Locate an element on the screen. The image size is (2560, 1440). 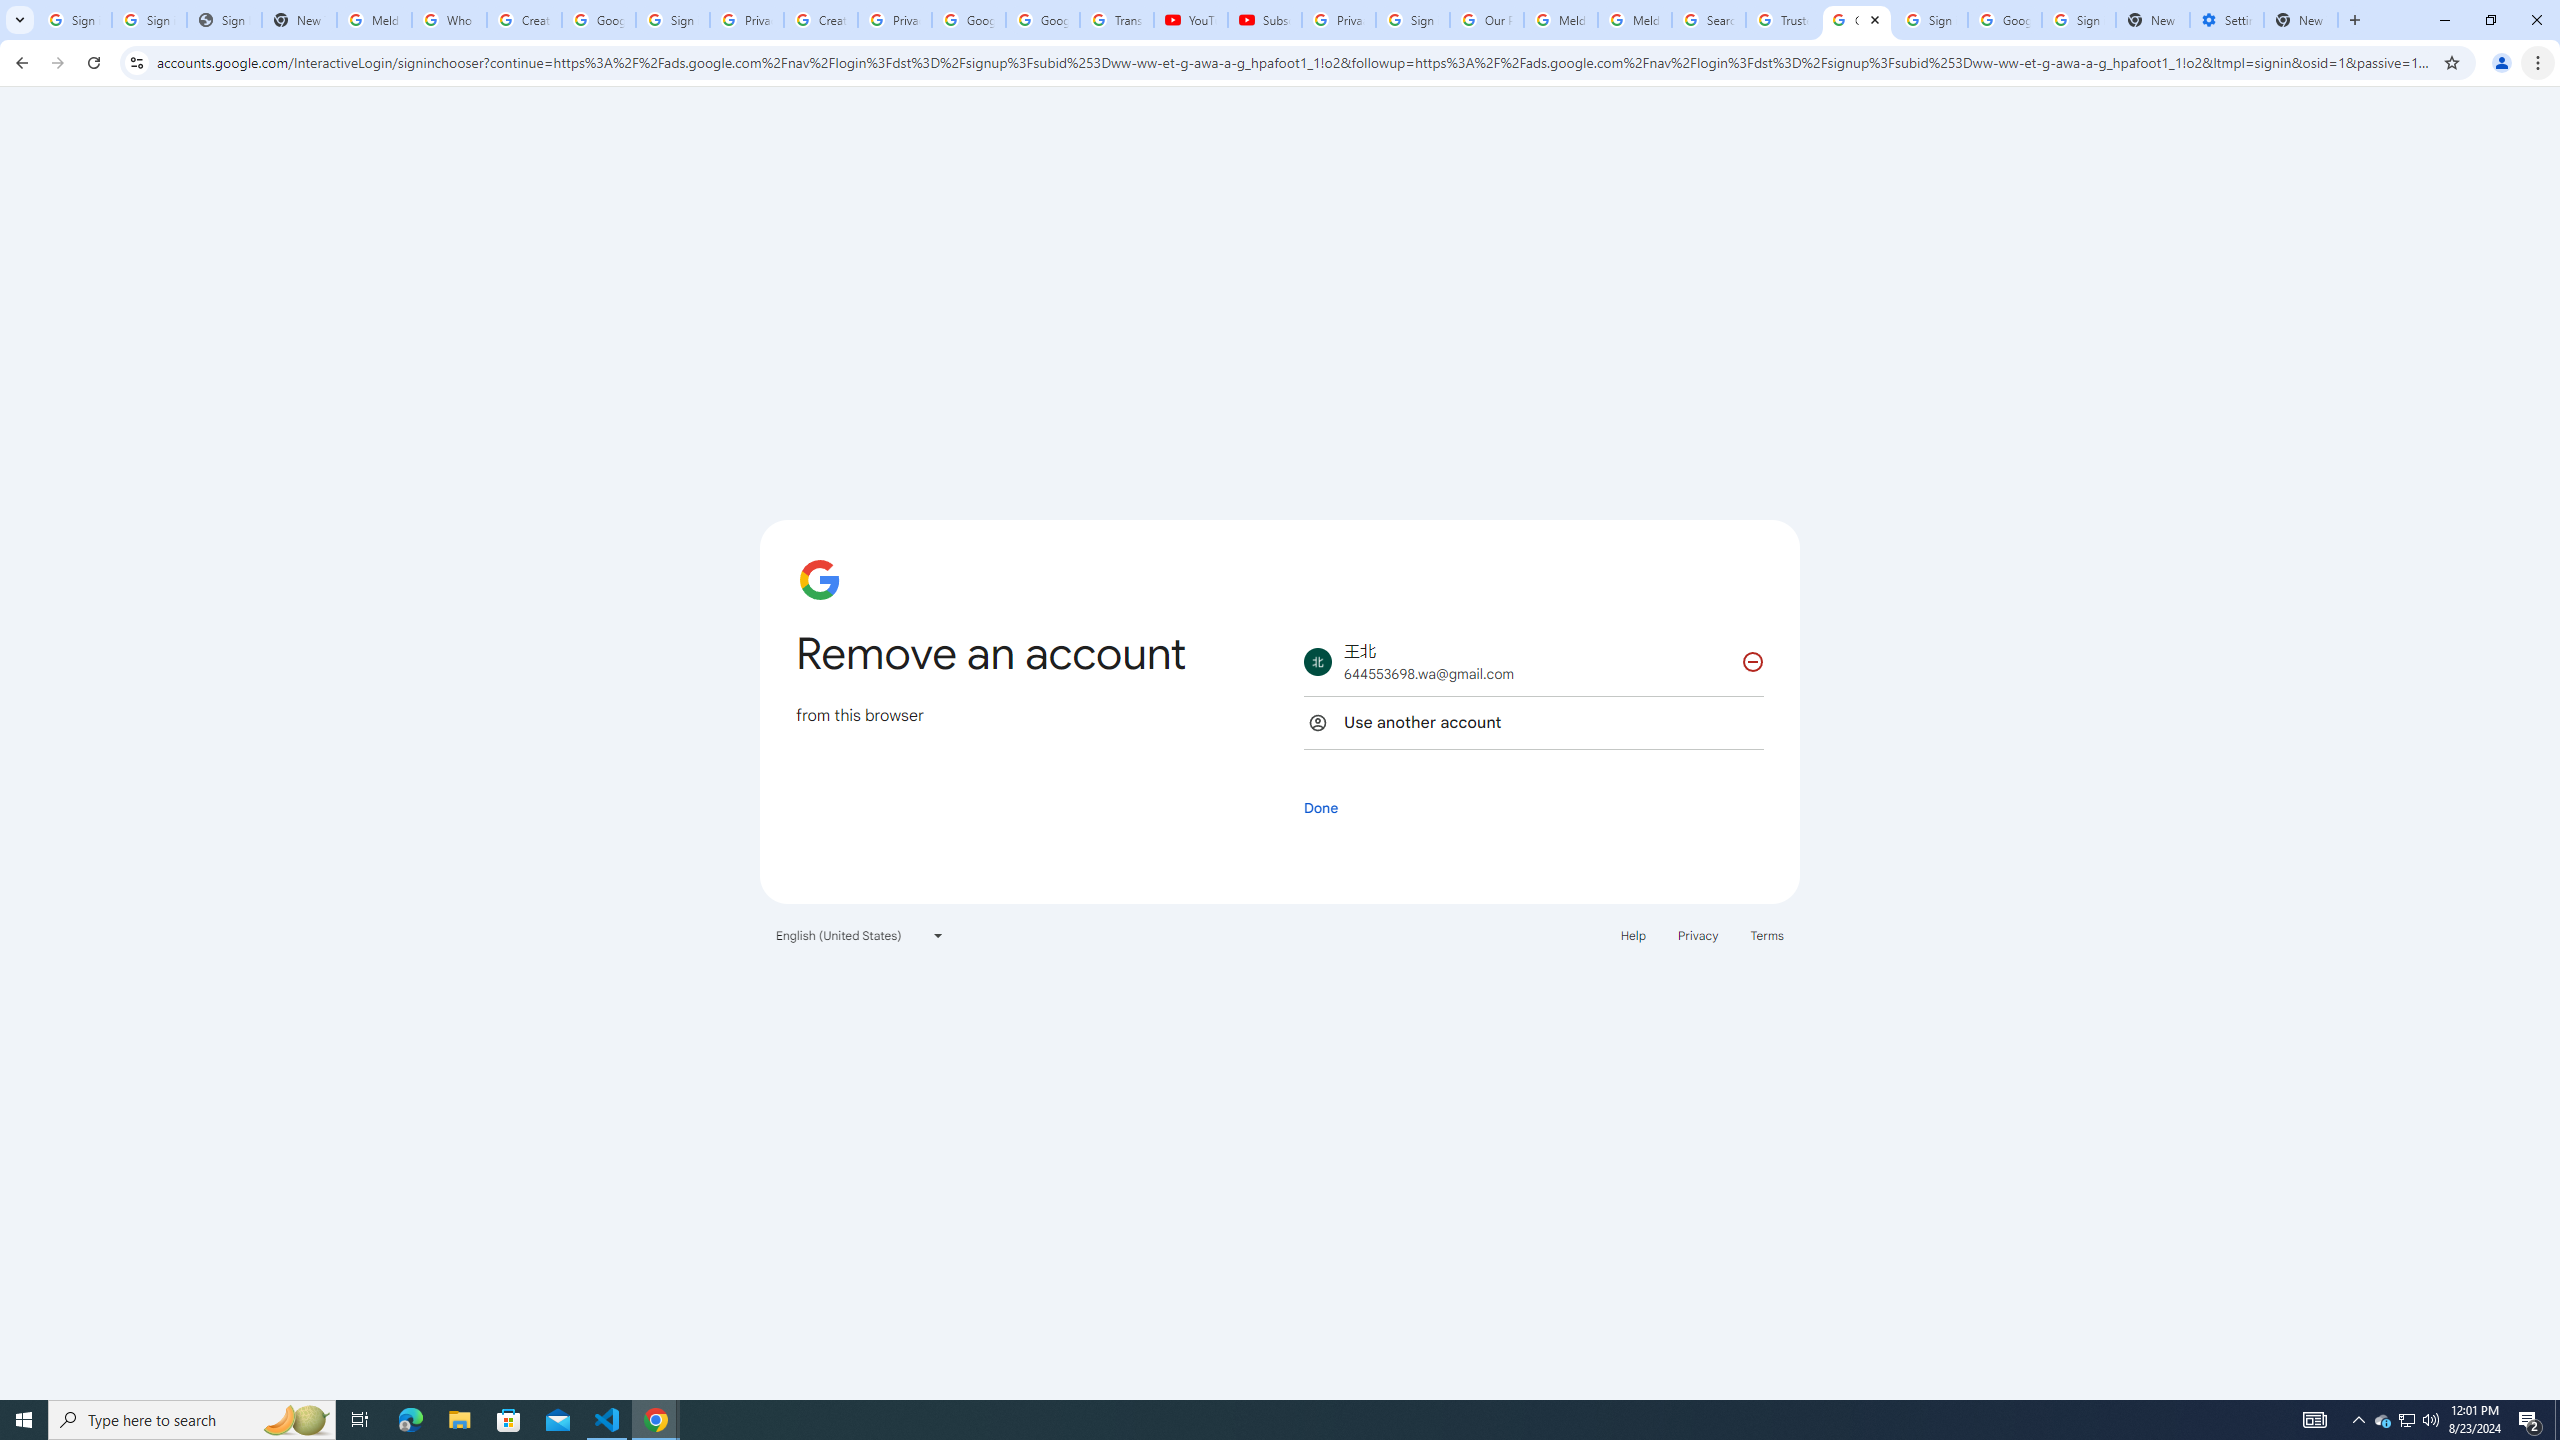
'Google Cybersecurity Innovations - Google Safety Center' is located at coordinates (2003, 19).